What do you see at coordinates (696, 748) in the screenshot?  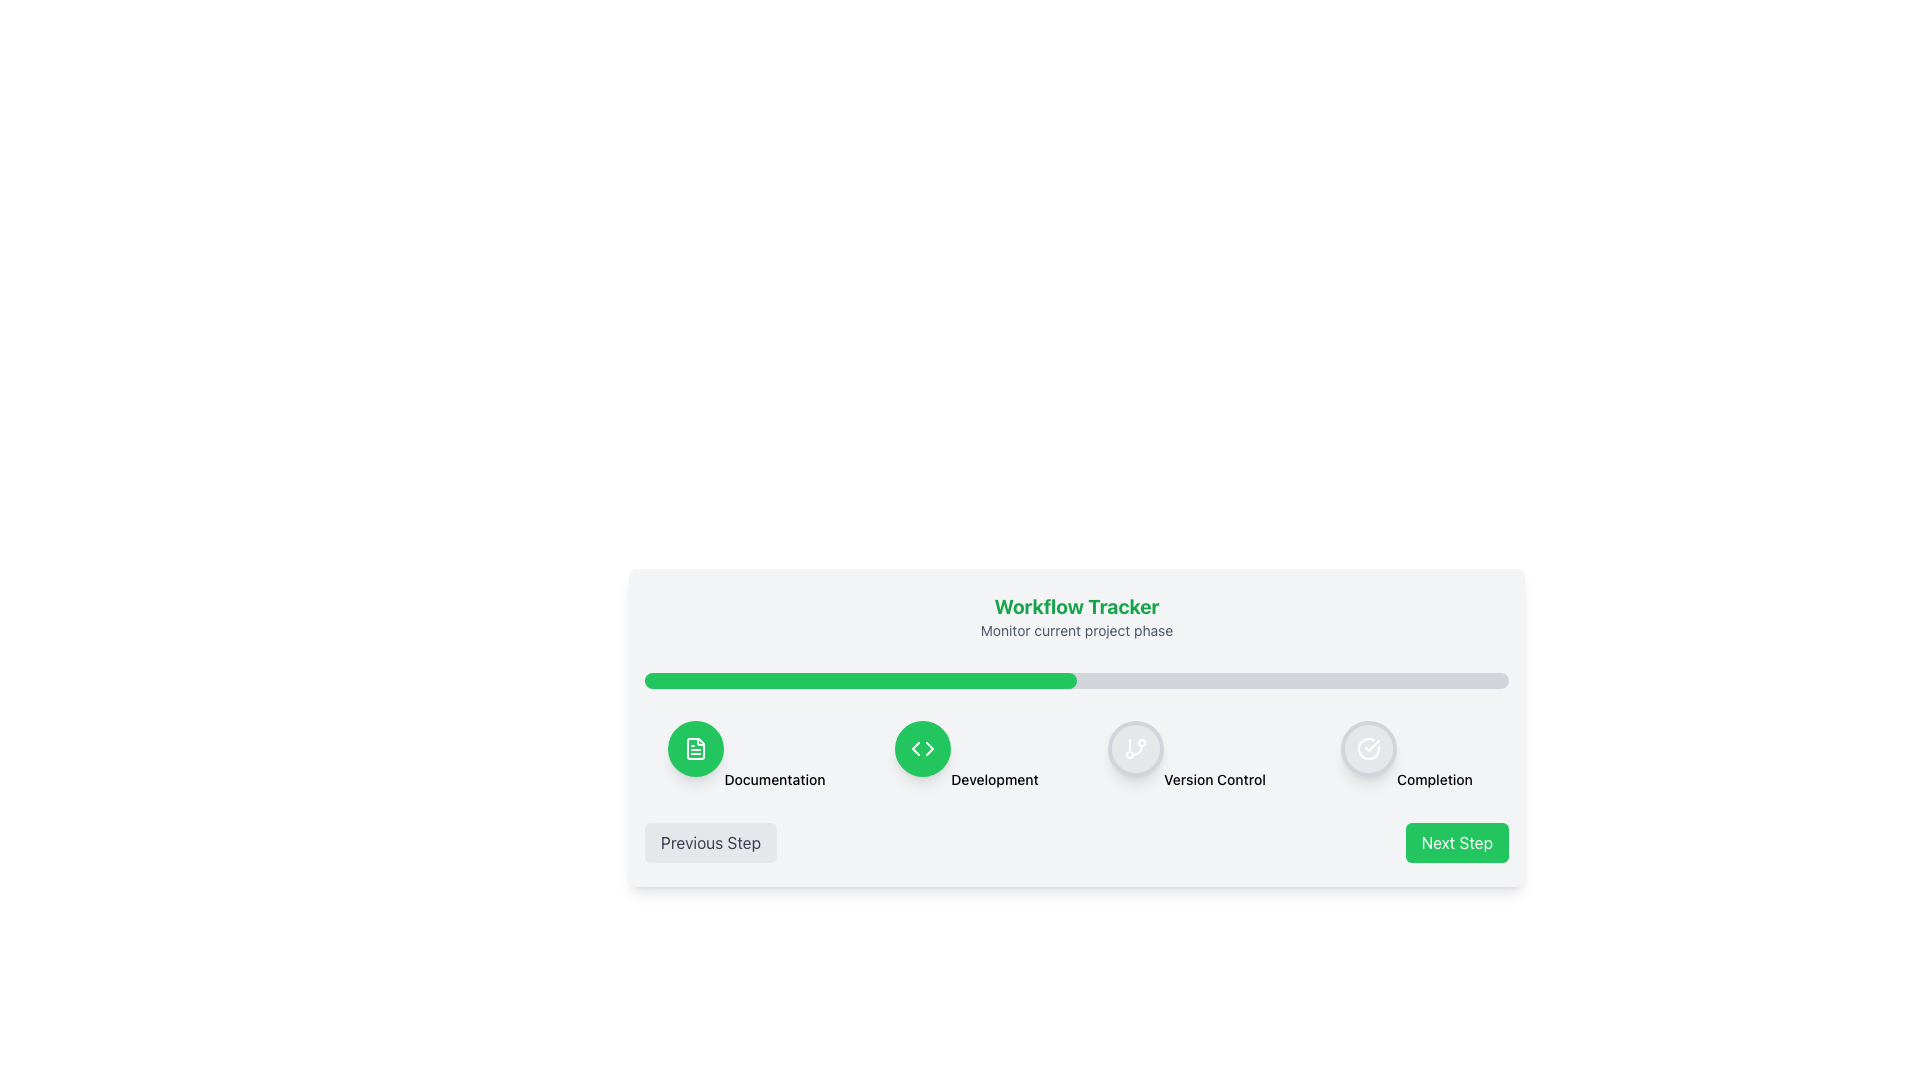 I see `the green circular icon representing the 'Documentation' step in the workflow tracker` at bounding box center [696, 748].